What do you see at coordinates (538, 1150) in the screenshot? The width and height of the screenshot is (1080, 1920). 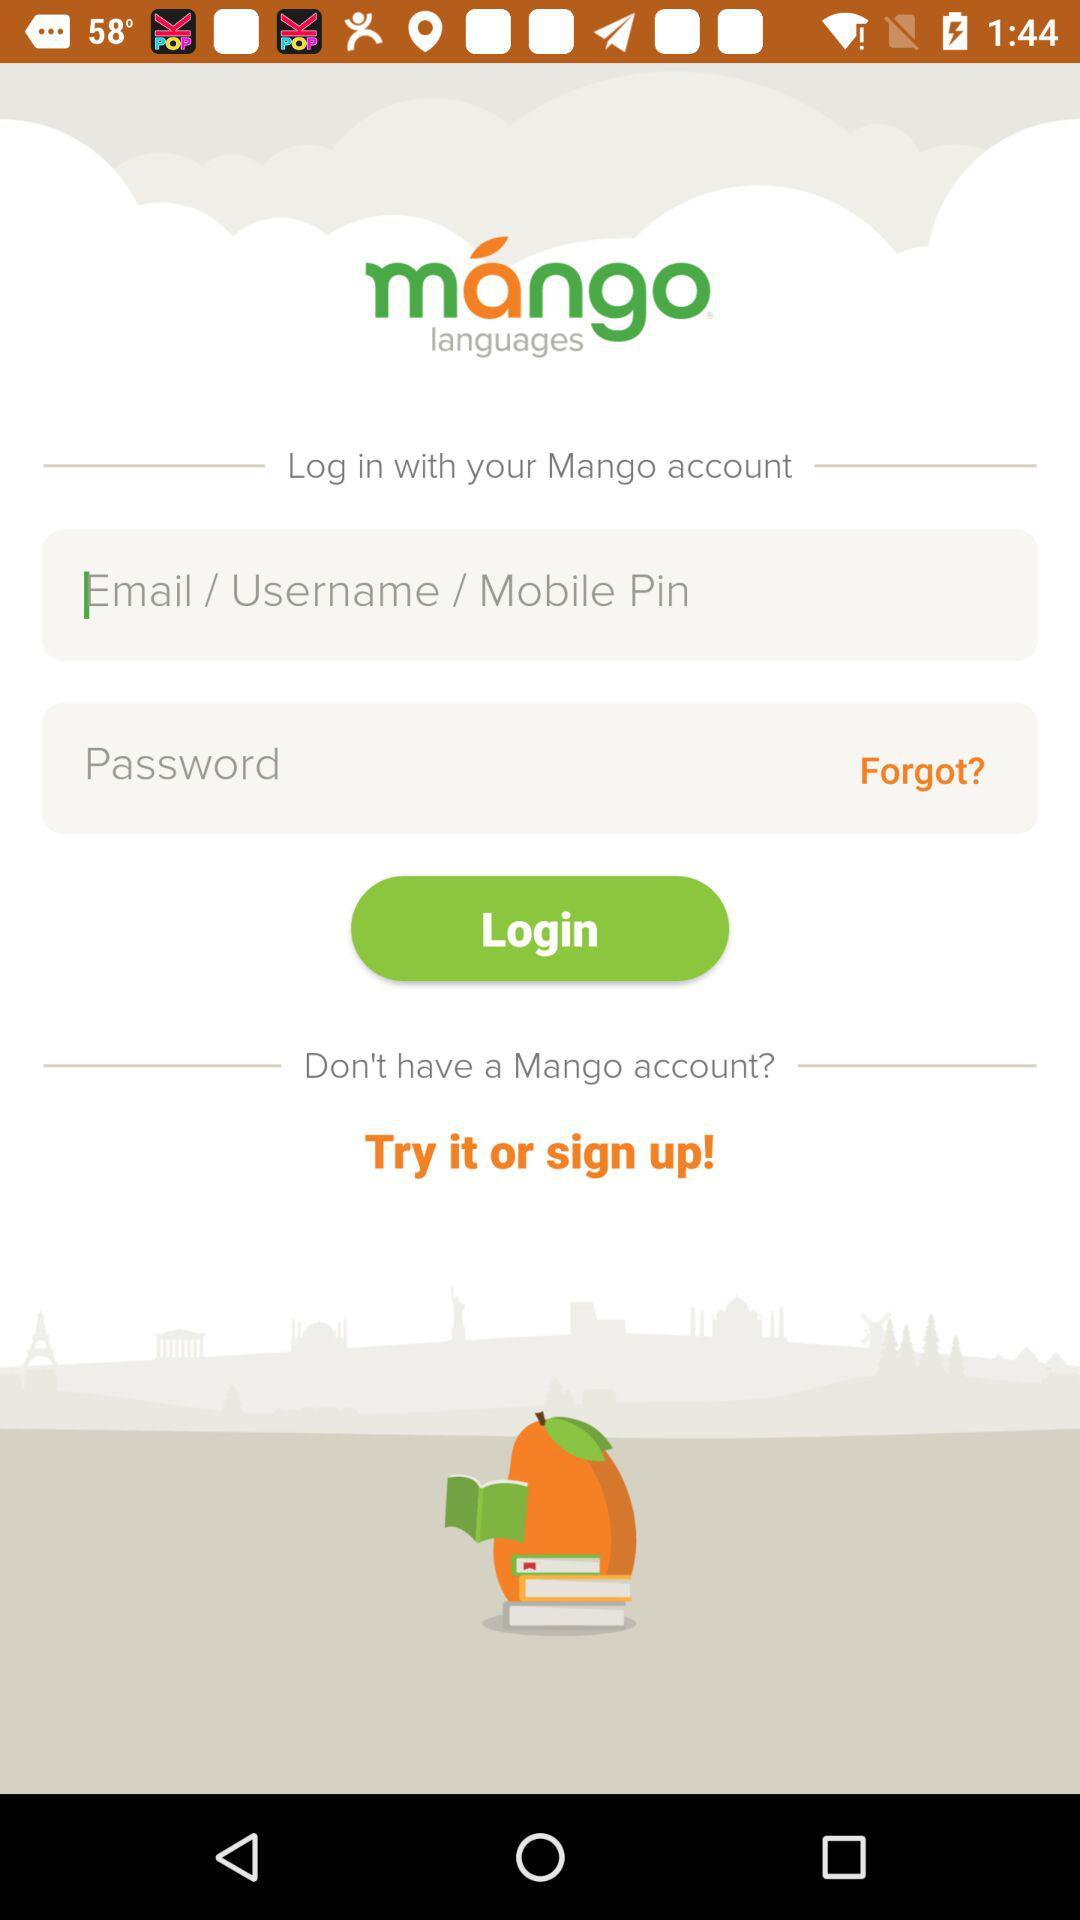 I see `item below the don t have item` at bounding box center [538, 1150].